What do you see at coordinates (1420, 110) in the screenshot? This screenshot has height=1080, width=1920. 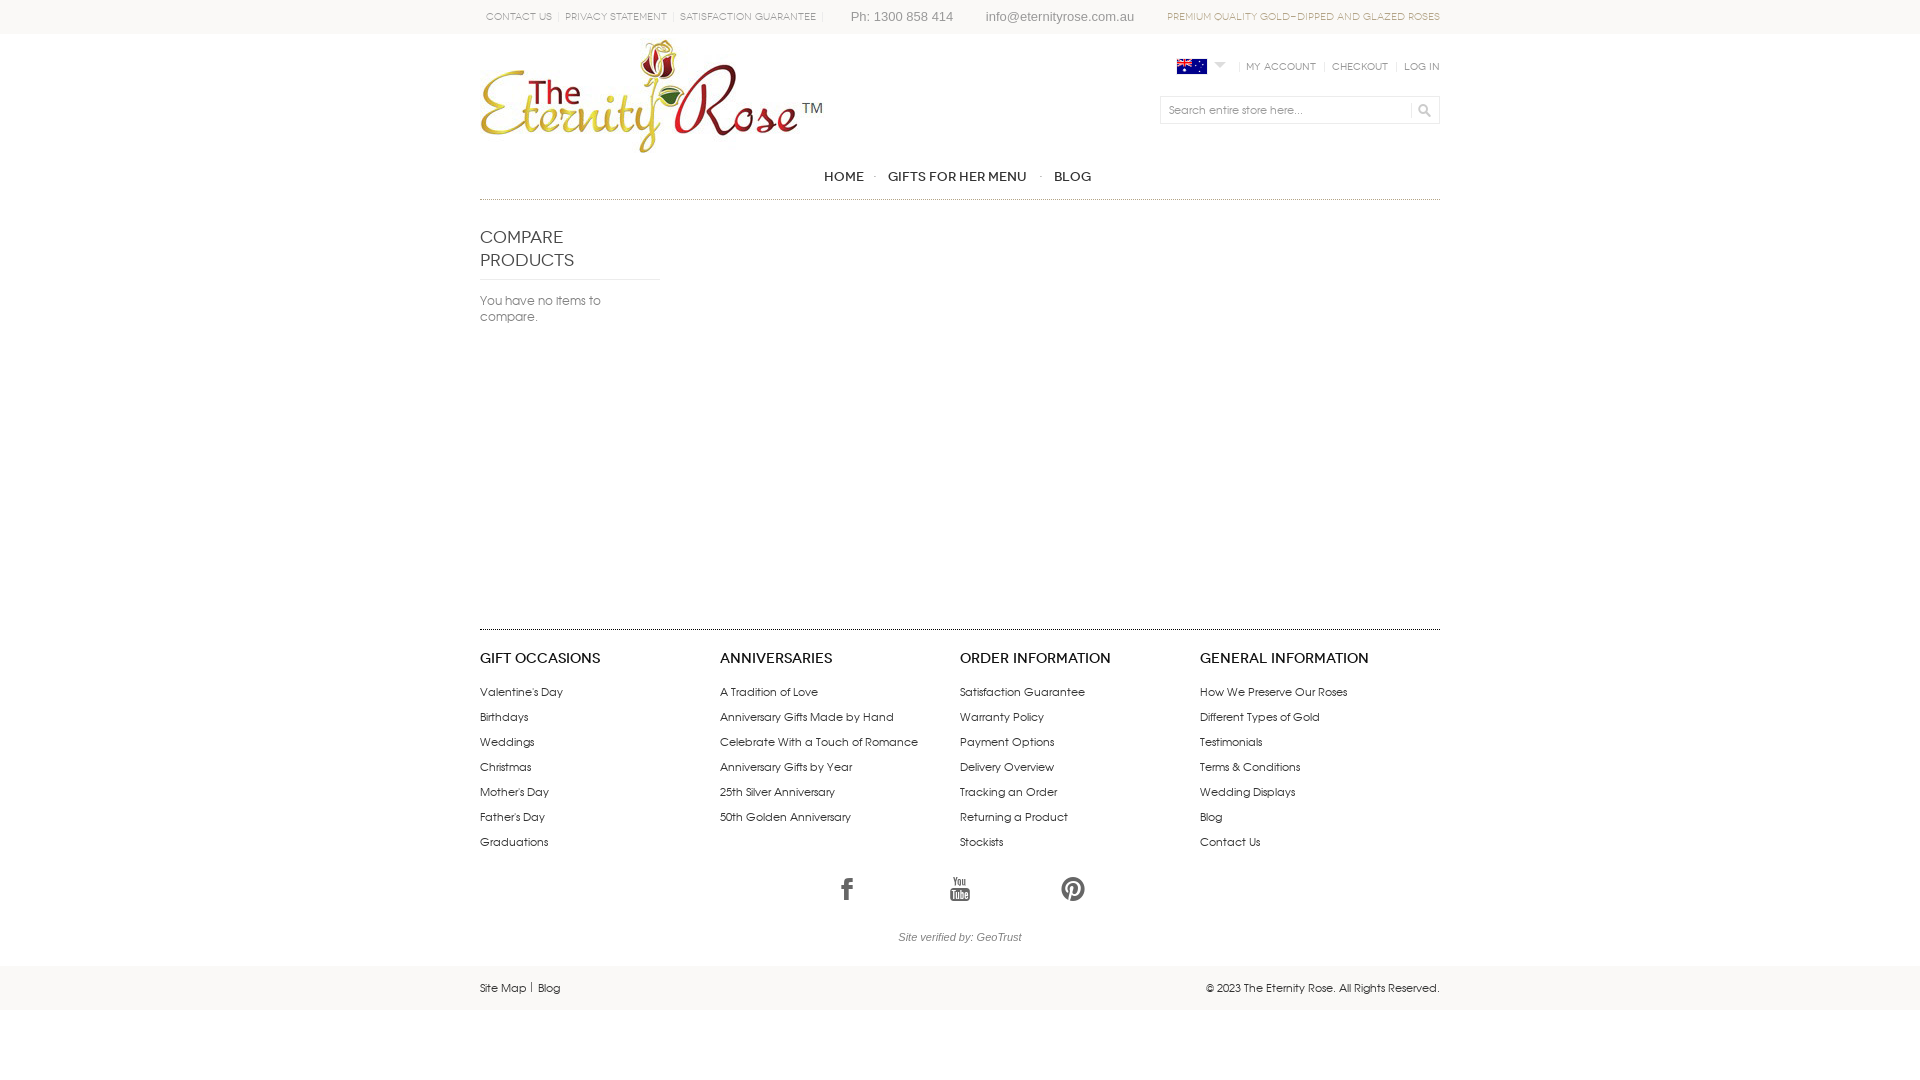 I see `'GO'` at bounding box center [1420, 110].